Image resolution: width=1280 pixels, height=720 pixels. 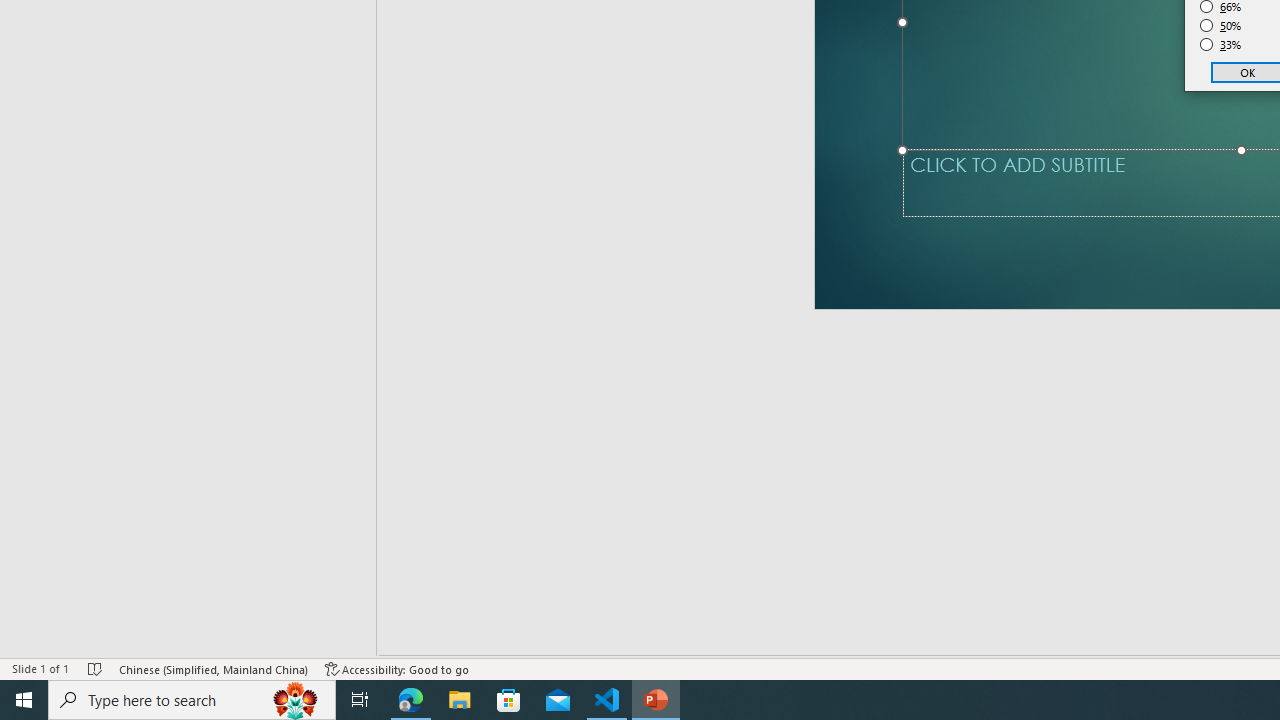 I want to click on 'Visual Studio Code - 1 running window', so click(x=606, y=698).